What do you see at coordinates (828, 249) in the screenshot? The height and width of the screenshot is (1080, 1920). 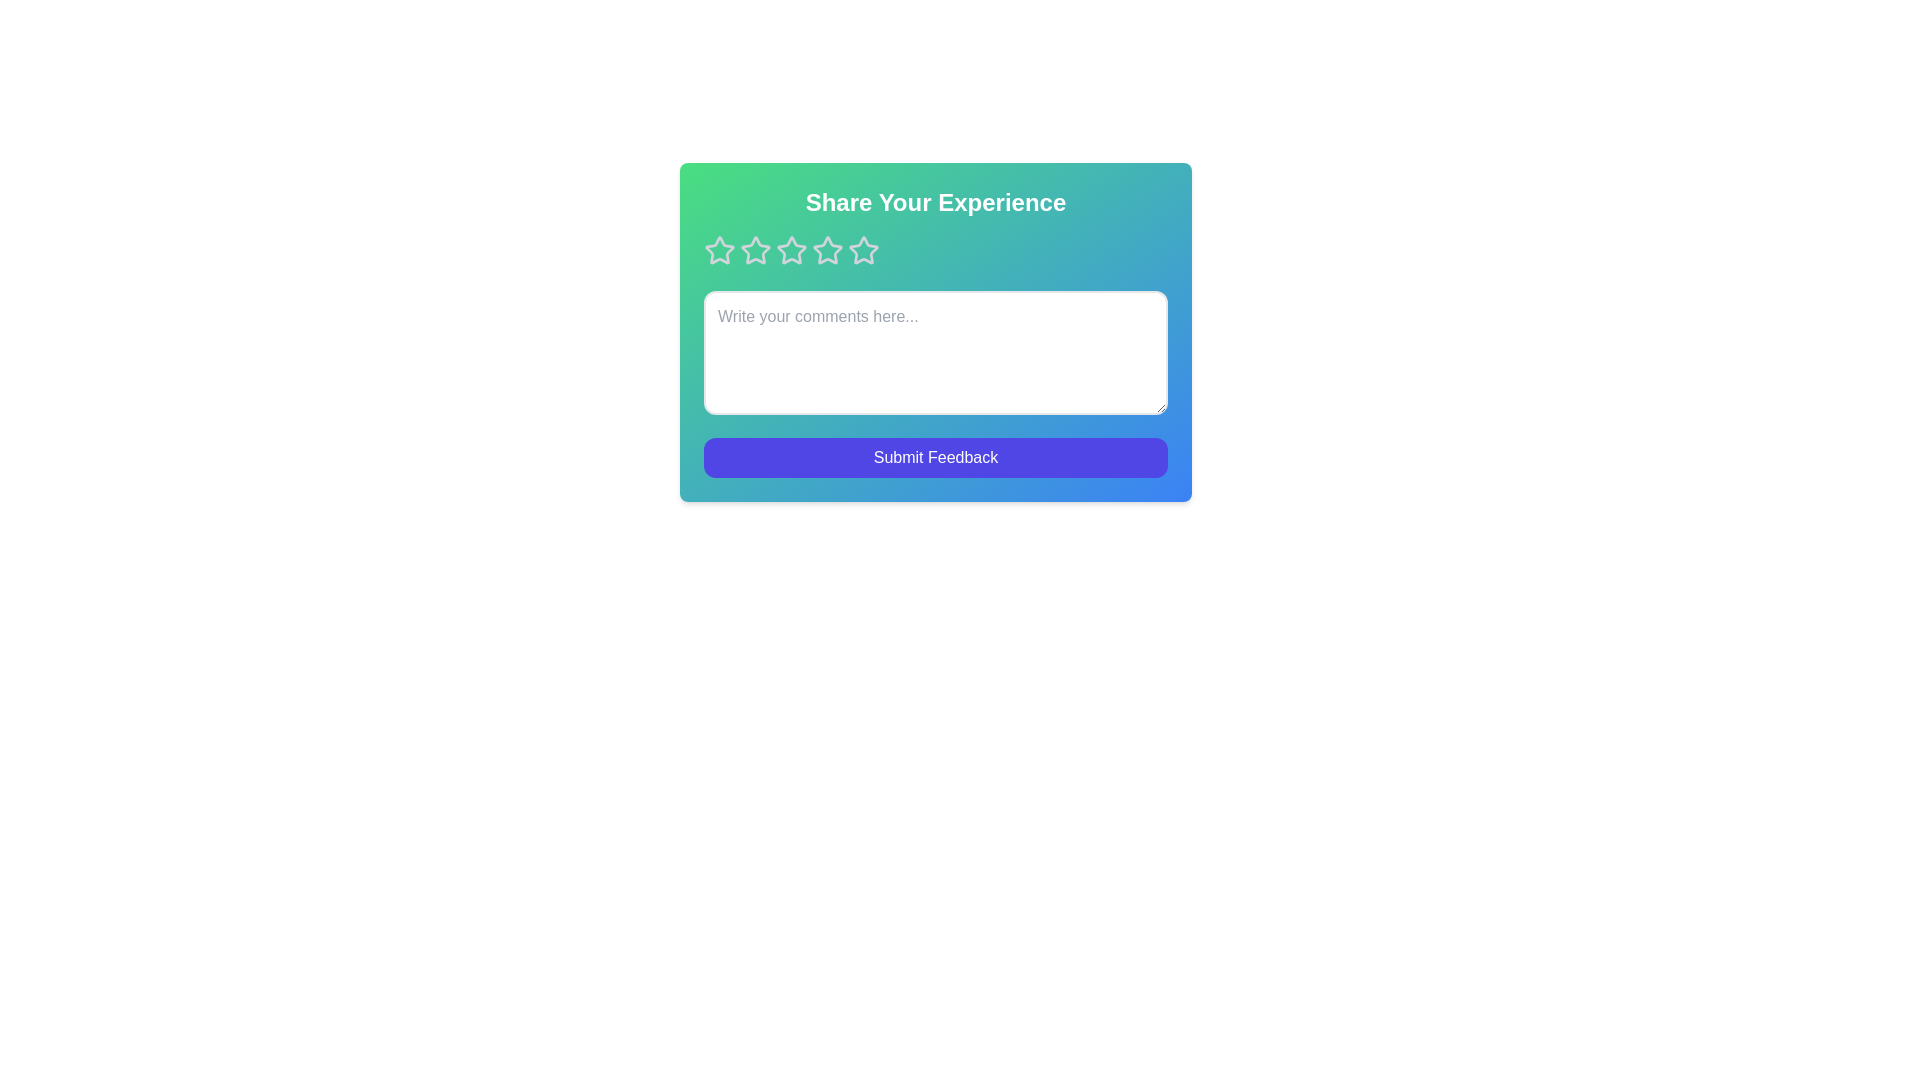 I see `the rating to 4 stars by clicking on the corresponding star` at bounding box center [828, 249].